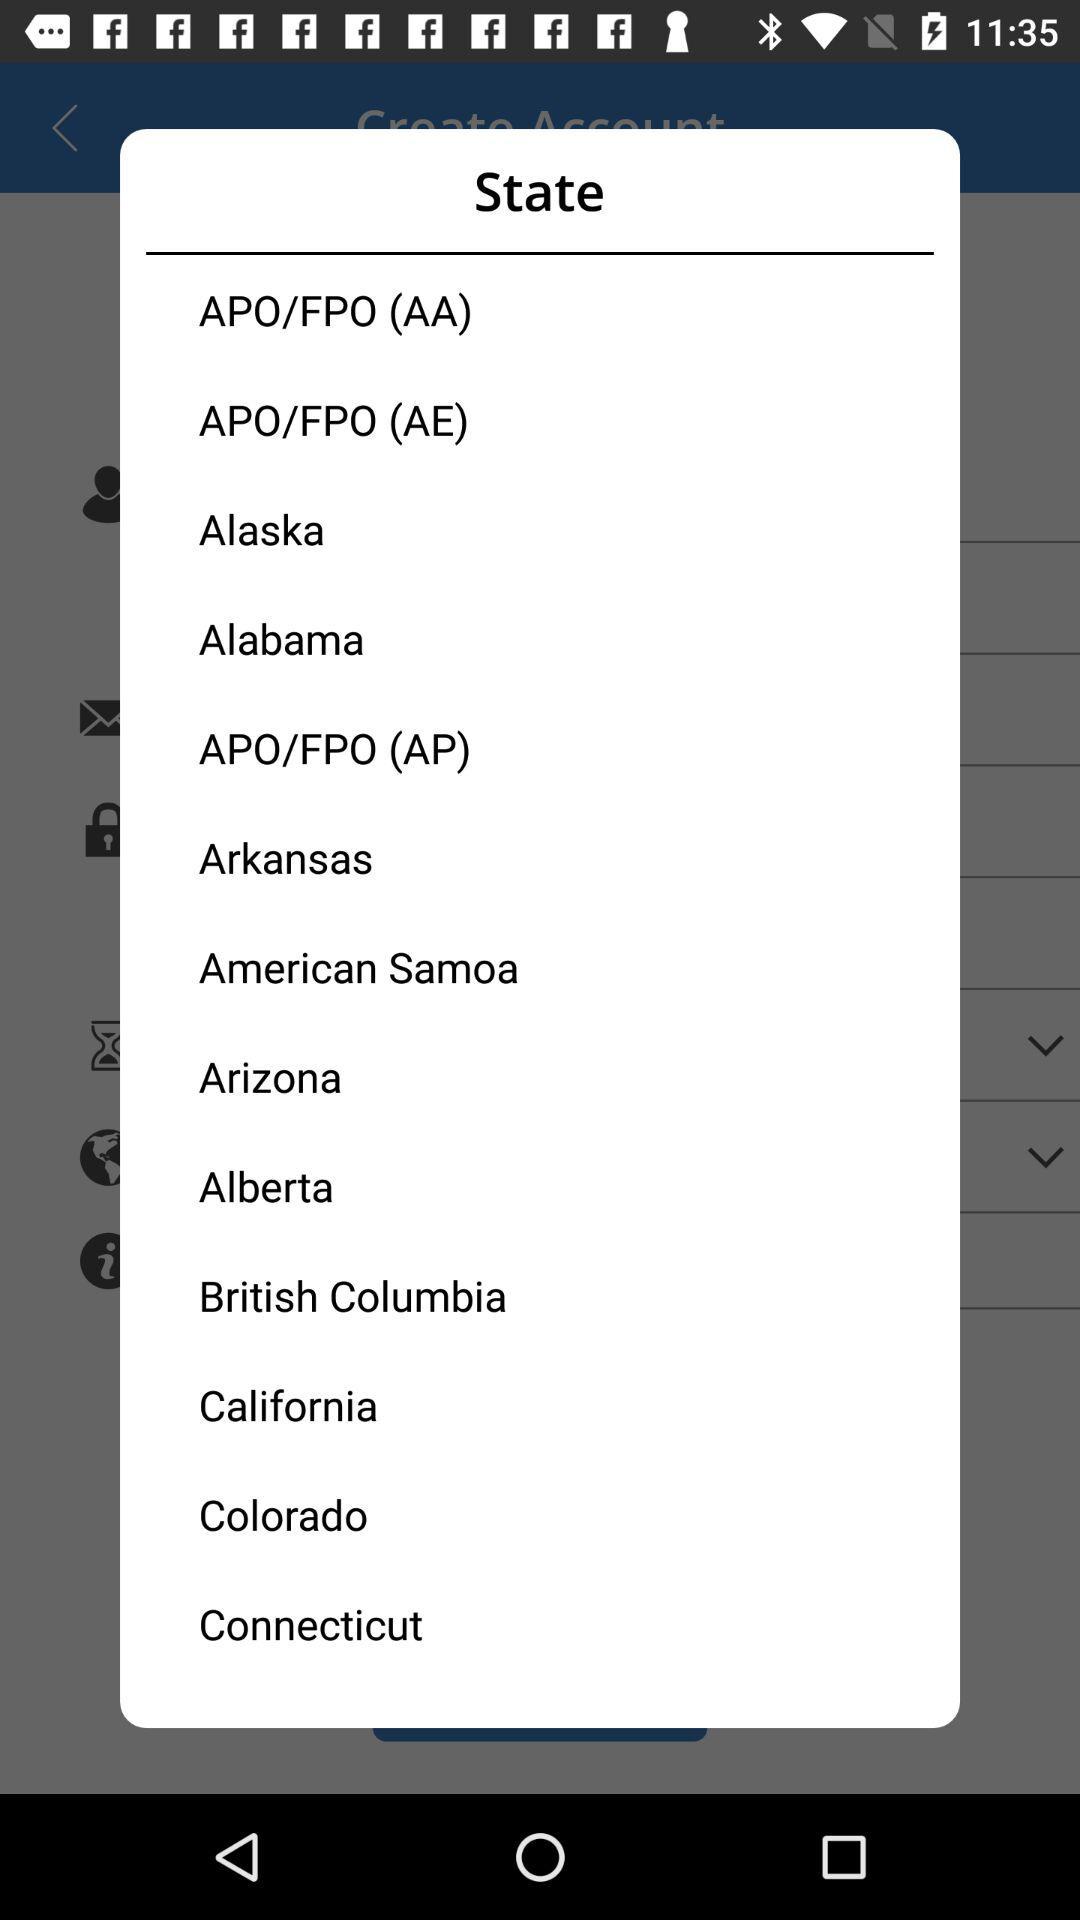 This screenshot has height=1920, width=1080. I want to click on the item above the american samoa item, so click(369, 857).